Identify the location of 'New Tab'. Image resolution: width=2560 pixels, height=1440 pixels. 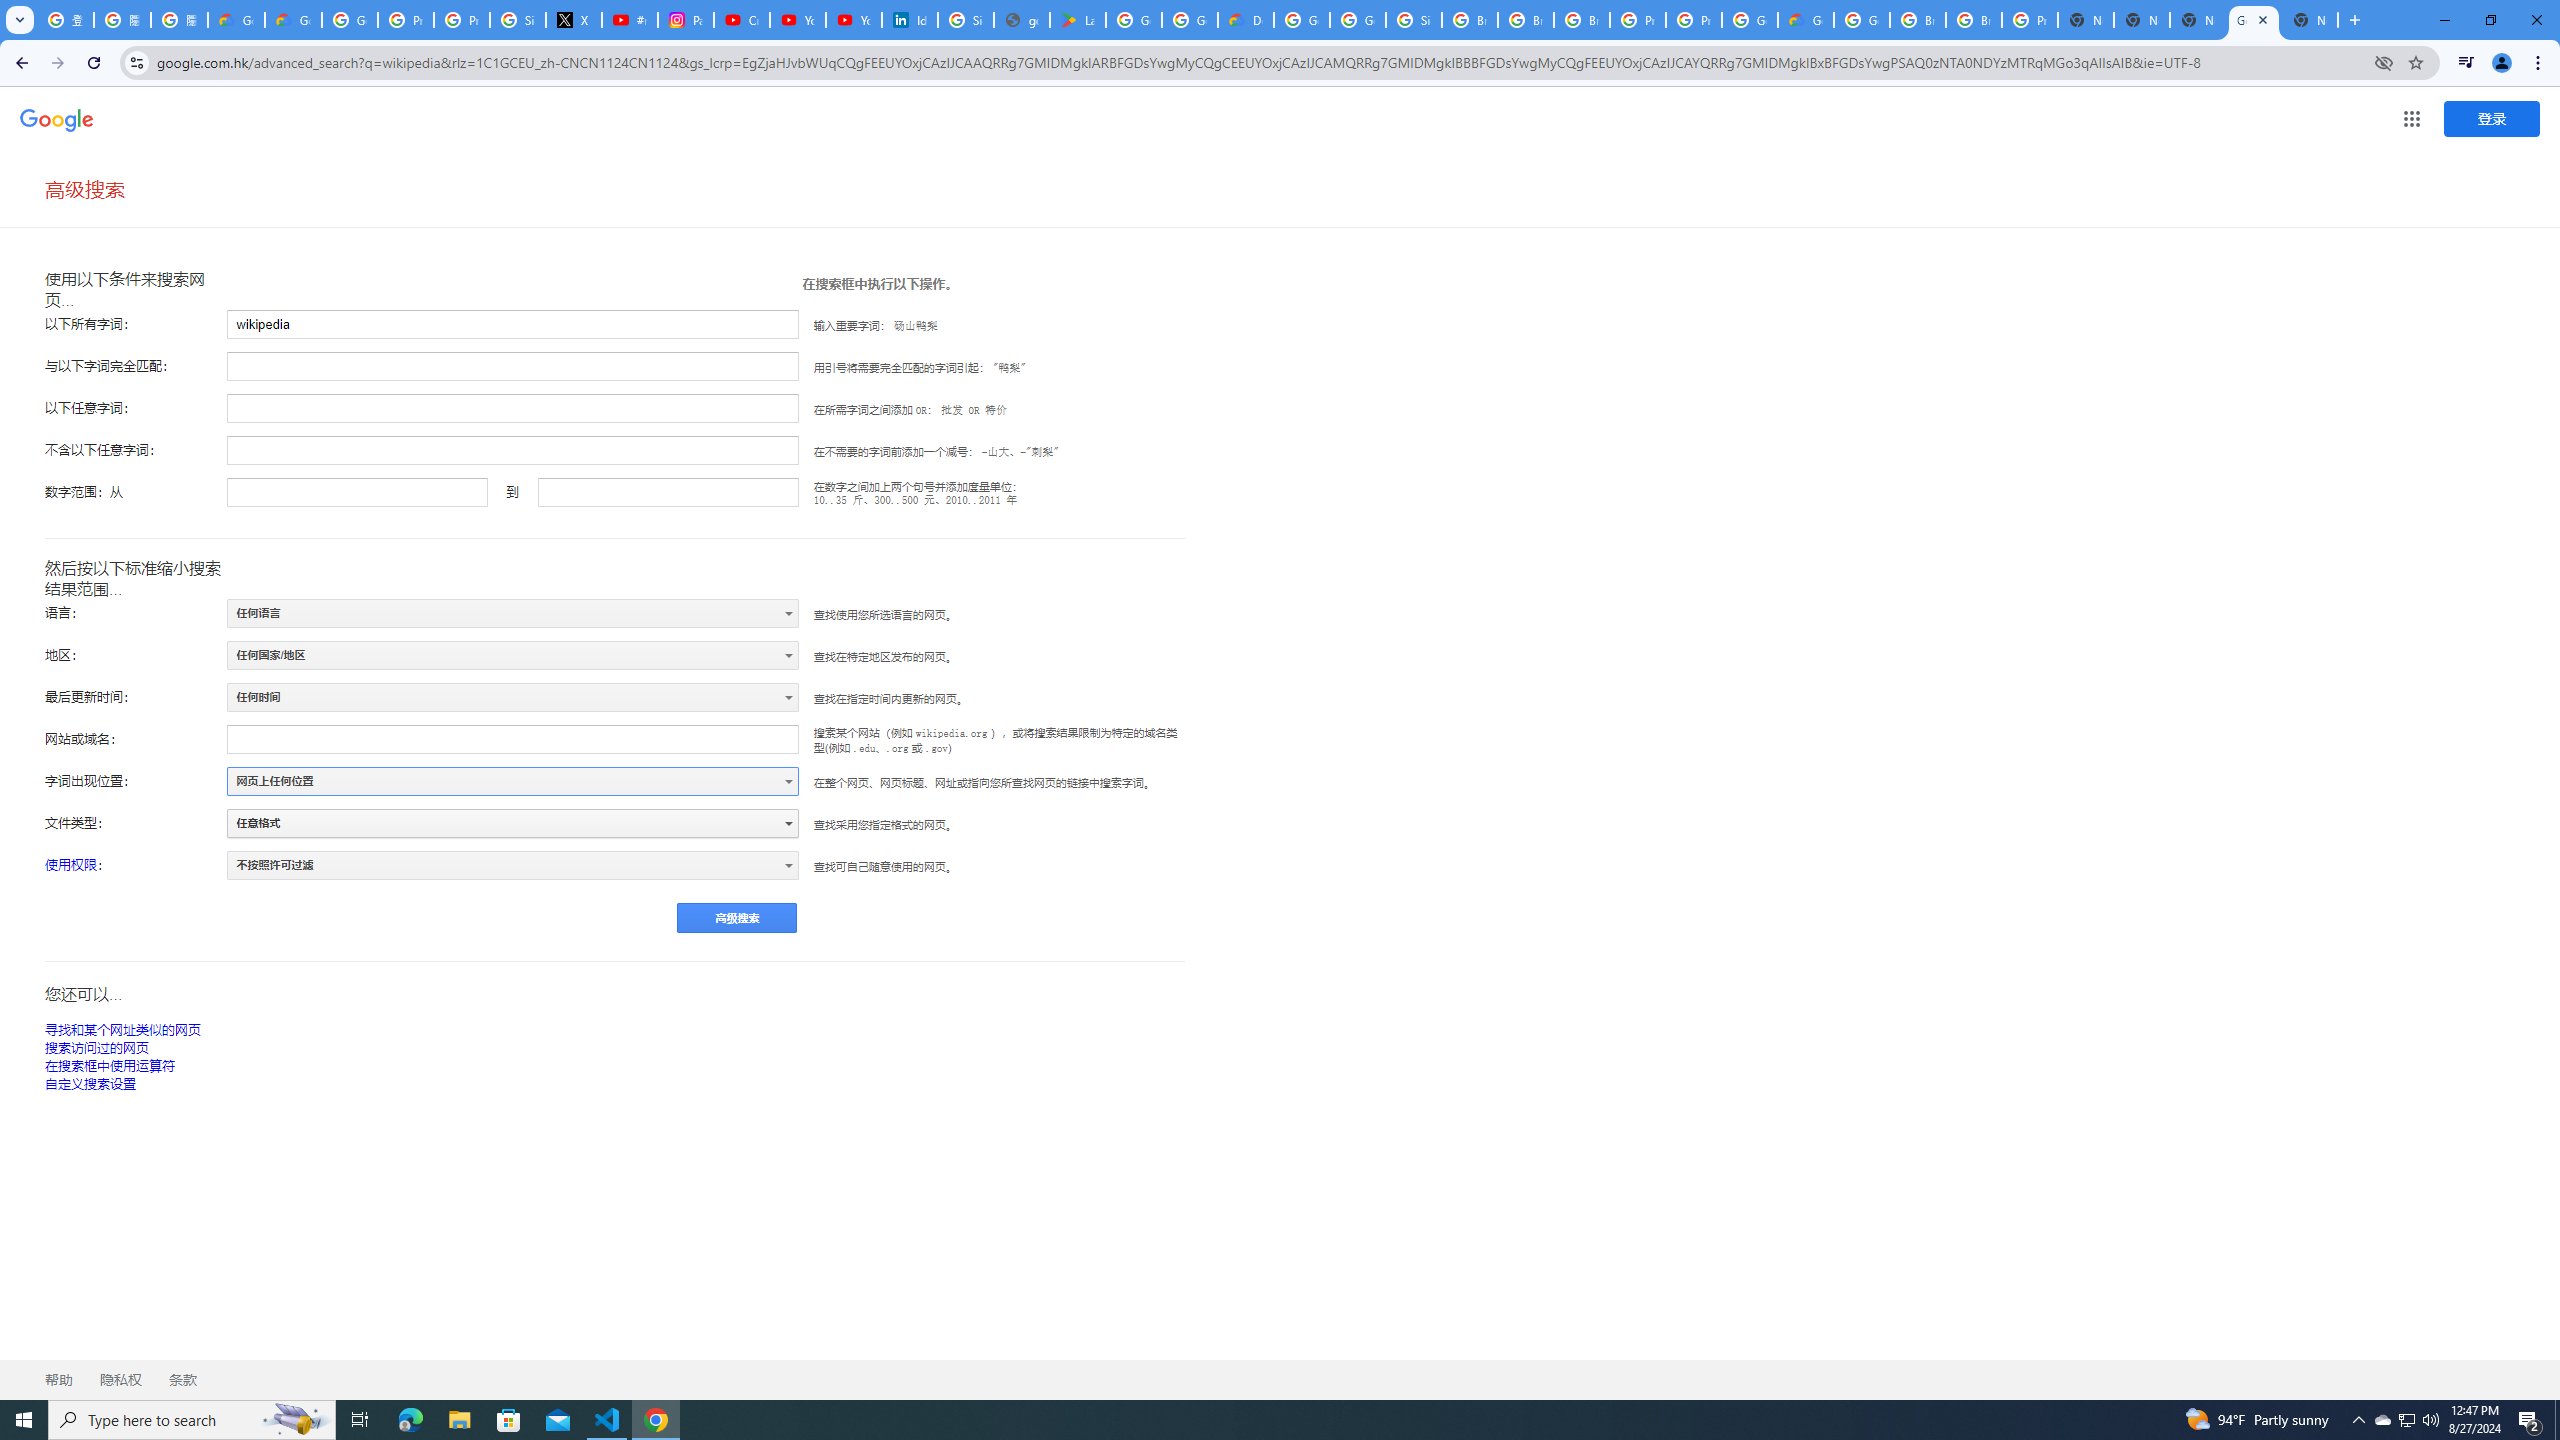
(2310, 19).